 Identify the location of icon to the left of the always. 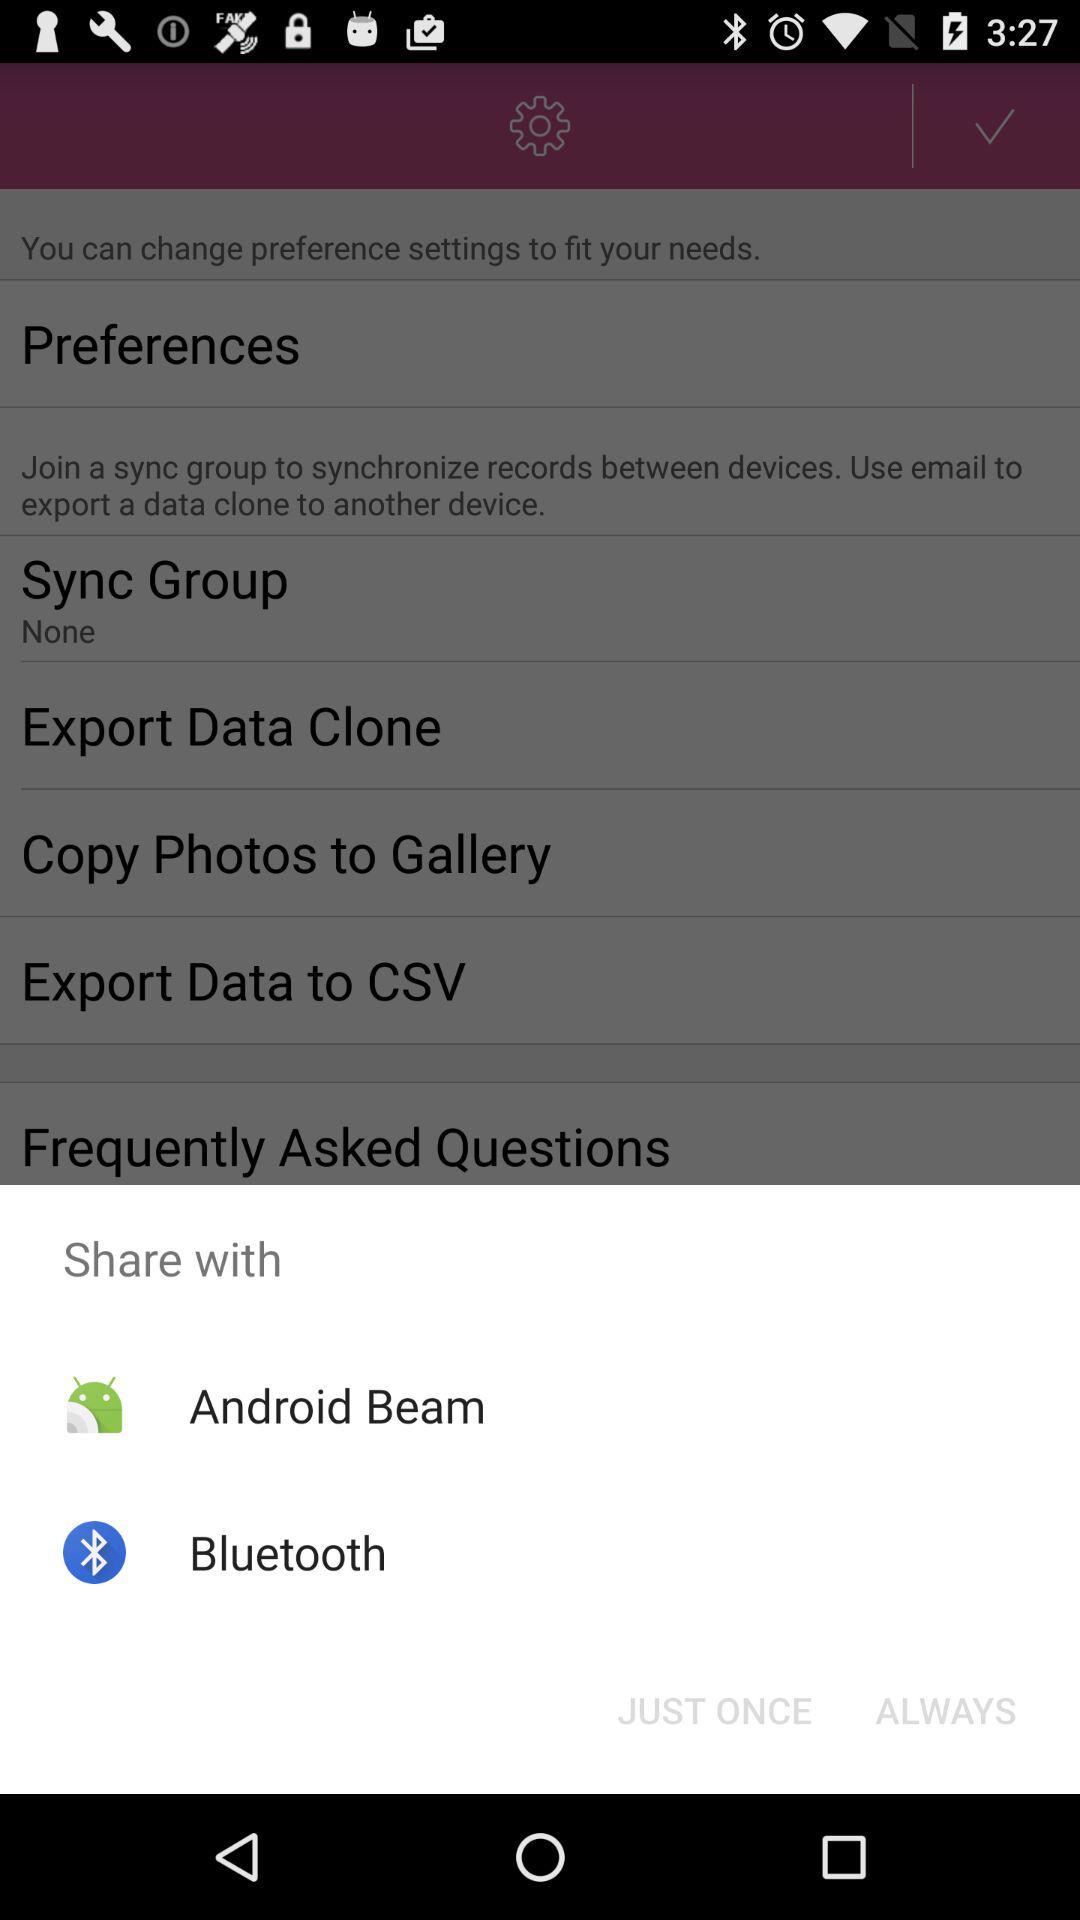
(713, 1708).